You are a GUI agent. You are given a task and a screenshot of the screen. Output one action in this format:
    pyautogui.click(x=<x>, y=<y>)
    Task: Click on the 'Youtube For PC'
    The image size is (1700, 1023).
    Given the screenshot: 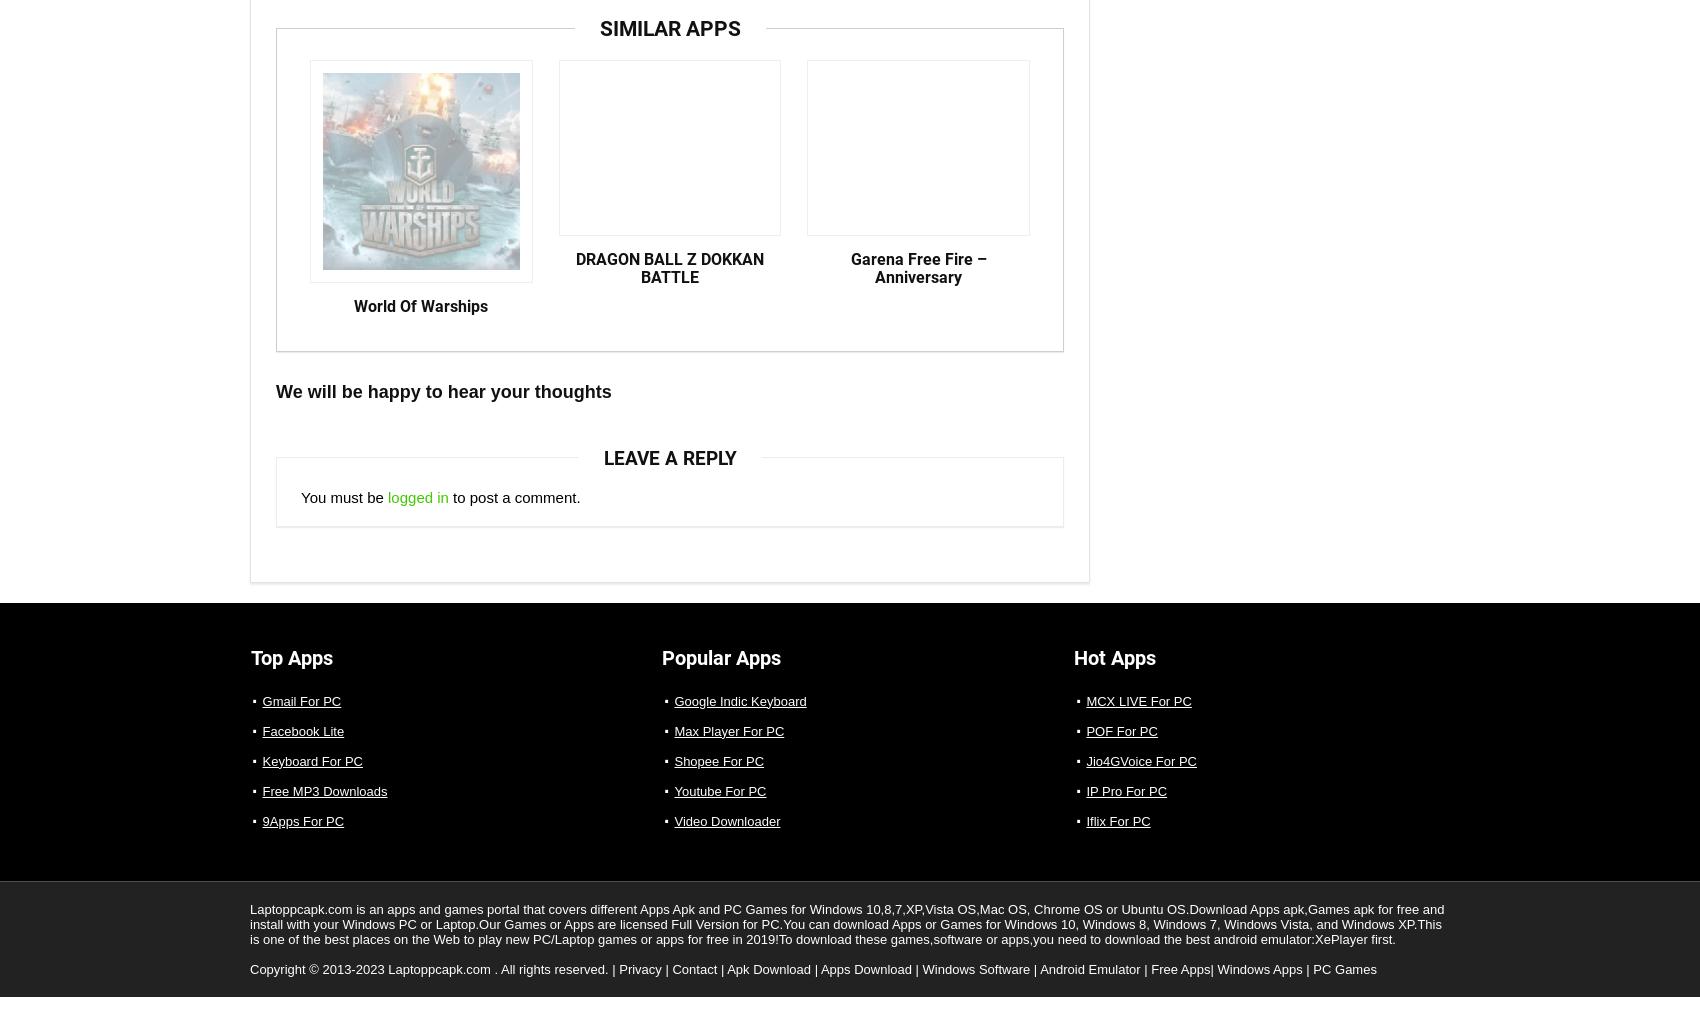 What is the action you would take?
    pyautogui.click(x=719, y=808)
    